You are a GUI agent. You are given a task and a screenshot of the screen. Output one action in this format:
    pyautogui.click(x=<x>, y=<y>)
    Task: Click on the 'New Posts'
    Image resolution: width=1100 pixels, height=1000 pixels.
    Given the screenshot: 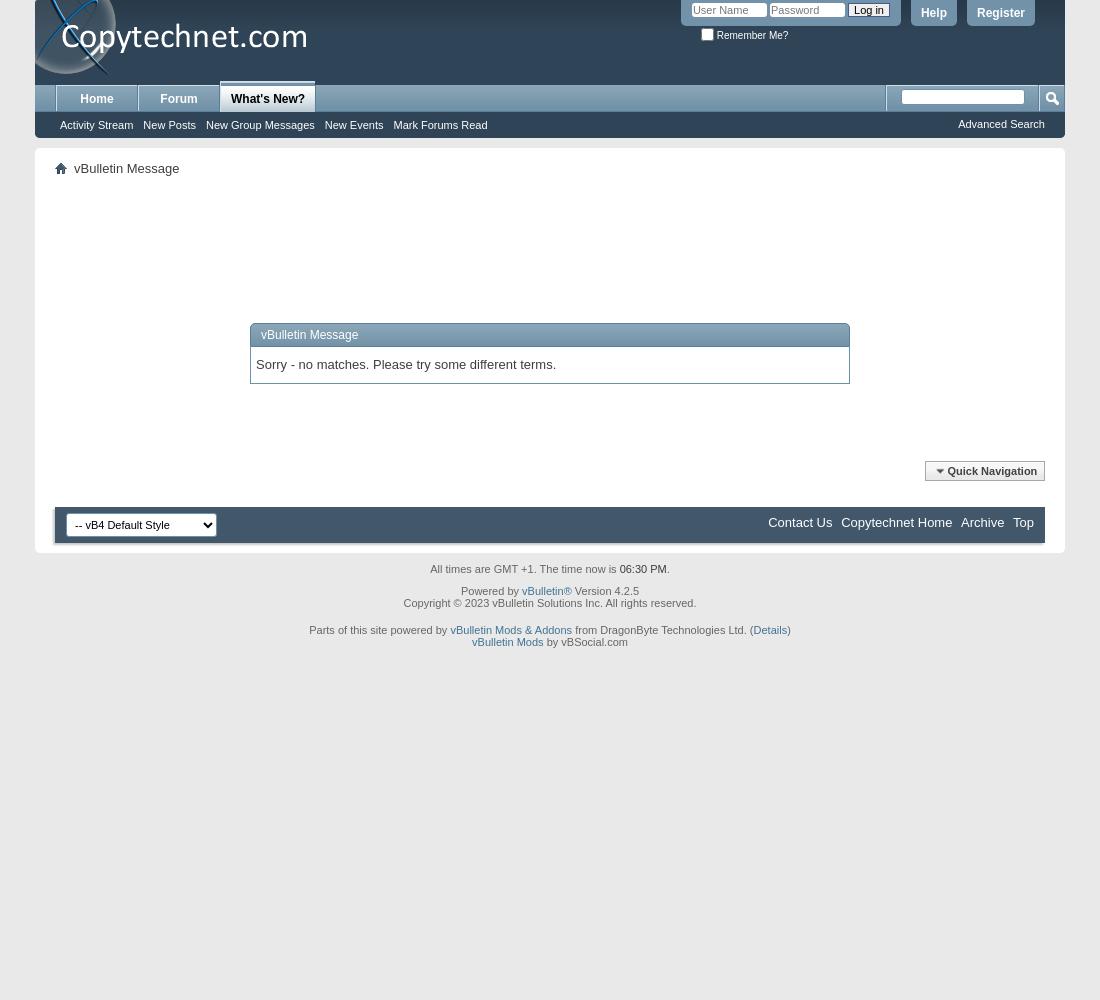 What is the action you would take?
    pyautogui.click(x=167, y=125)
    